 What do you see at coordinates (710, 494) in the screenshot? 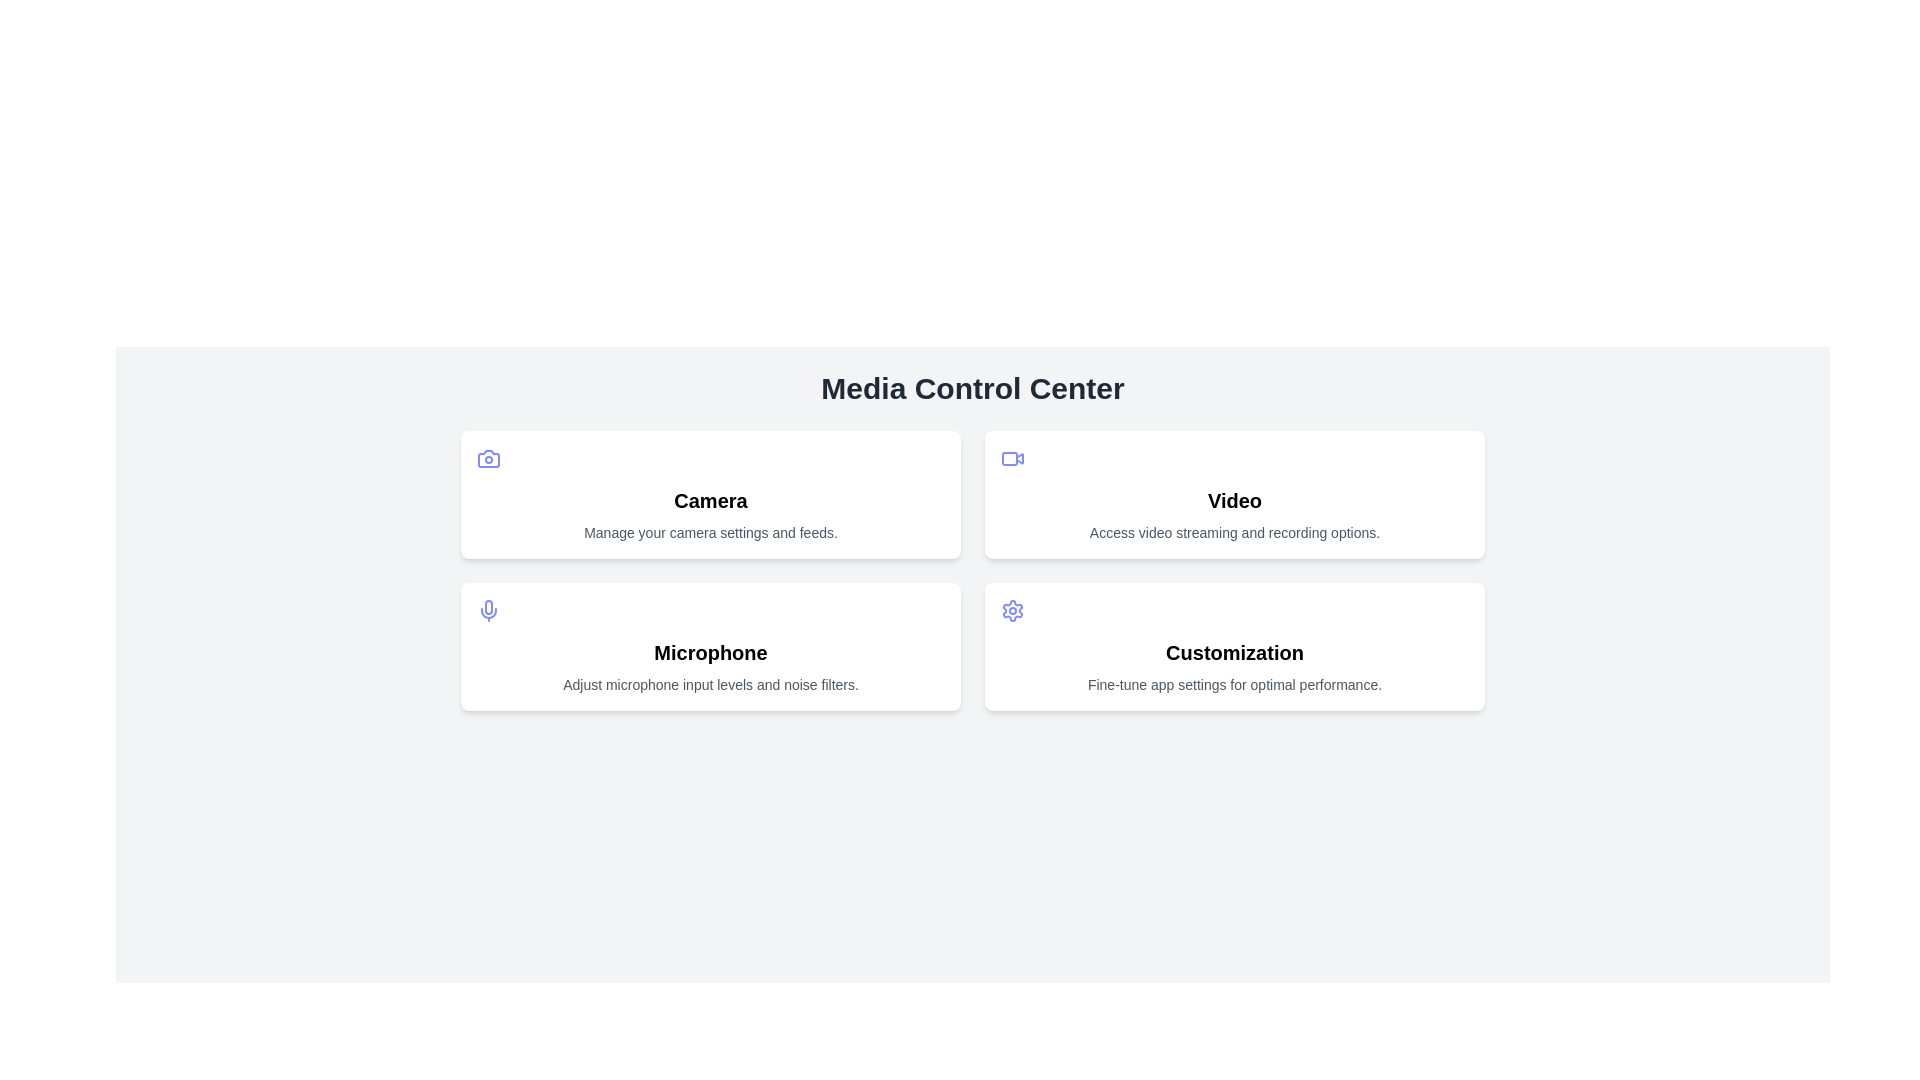
I see `the top-left card in the grid that provides access to camera settings` at bounding box center [710, 494].